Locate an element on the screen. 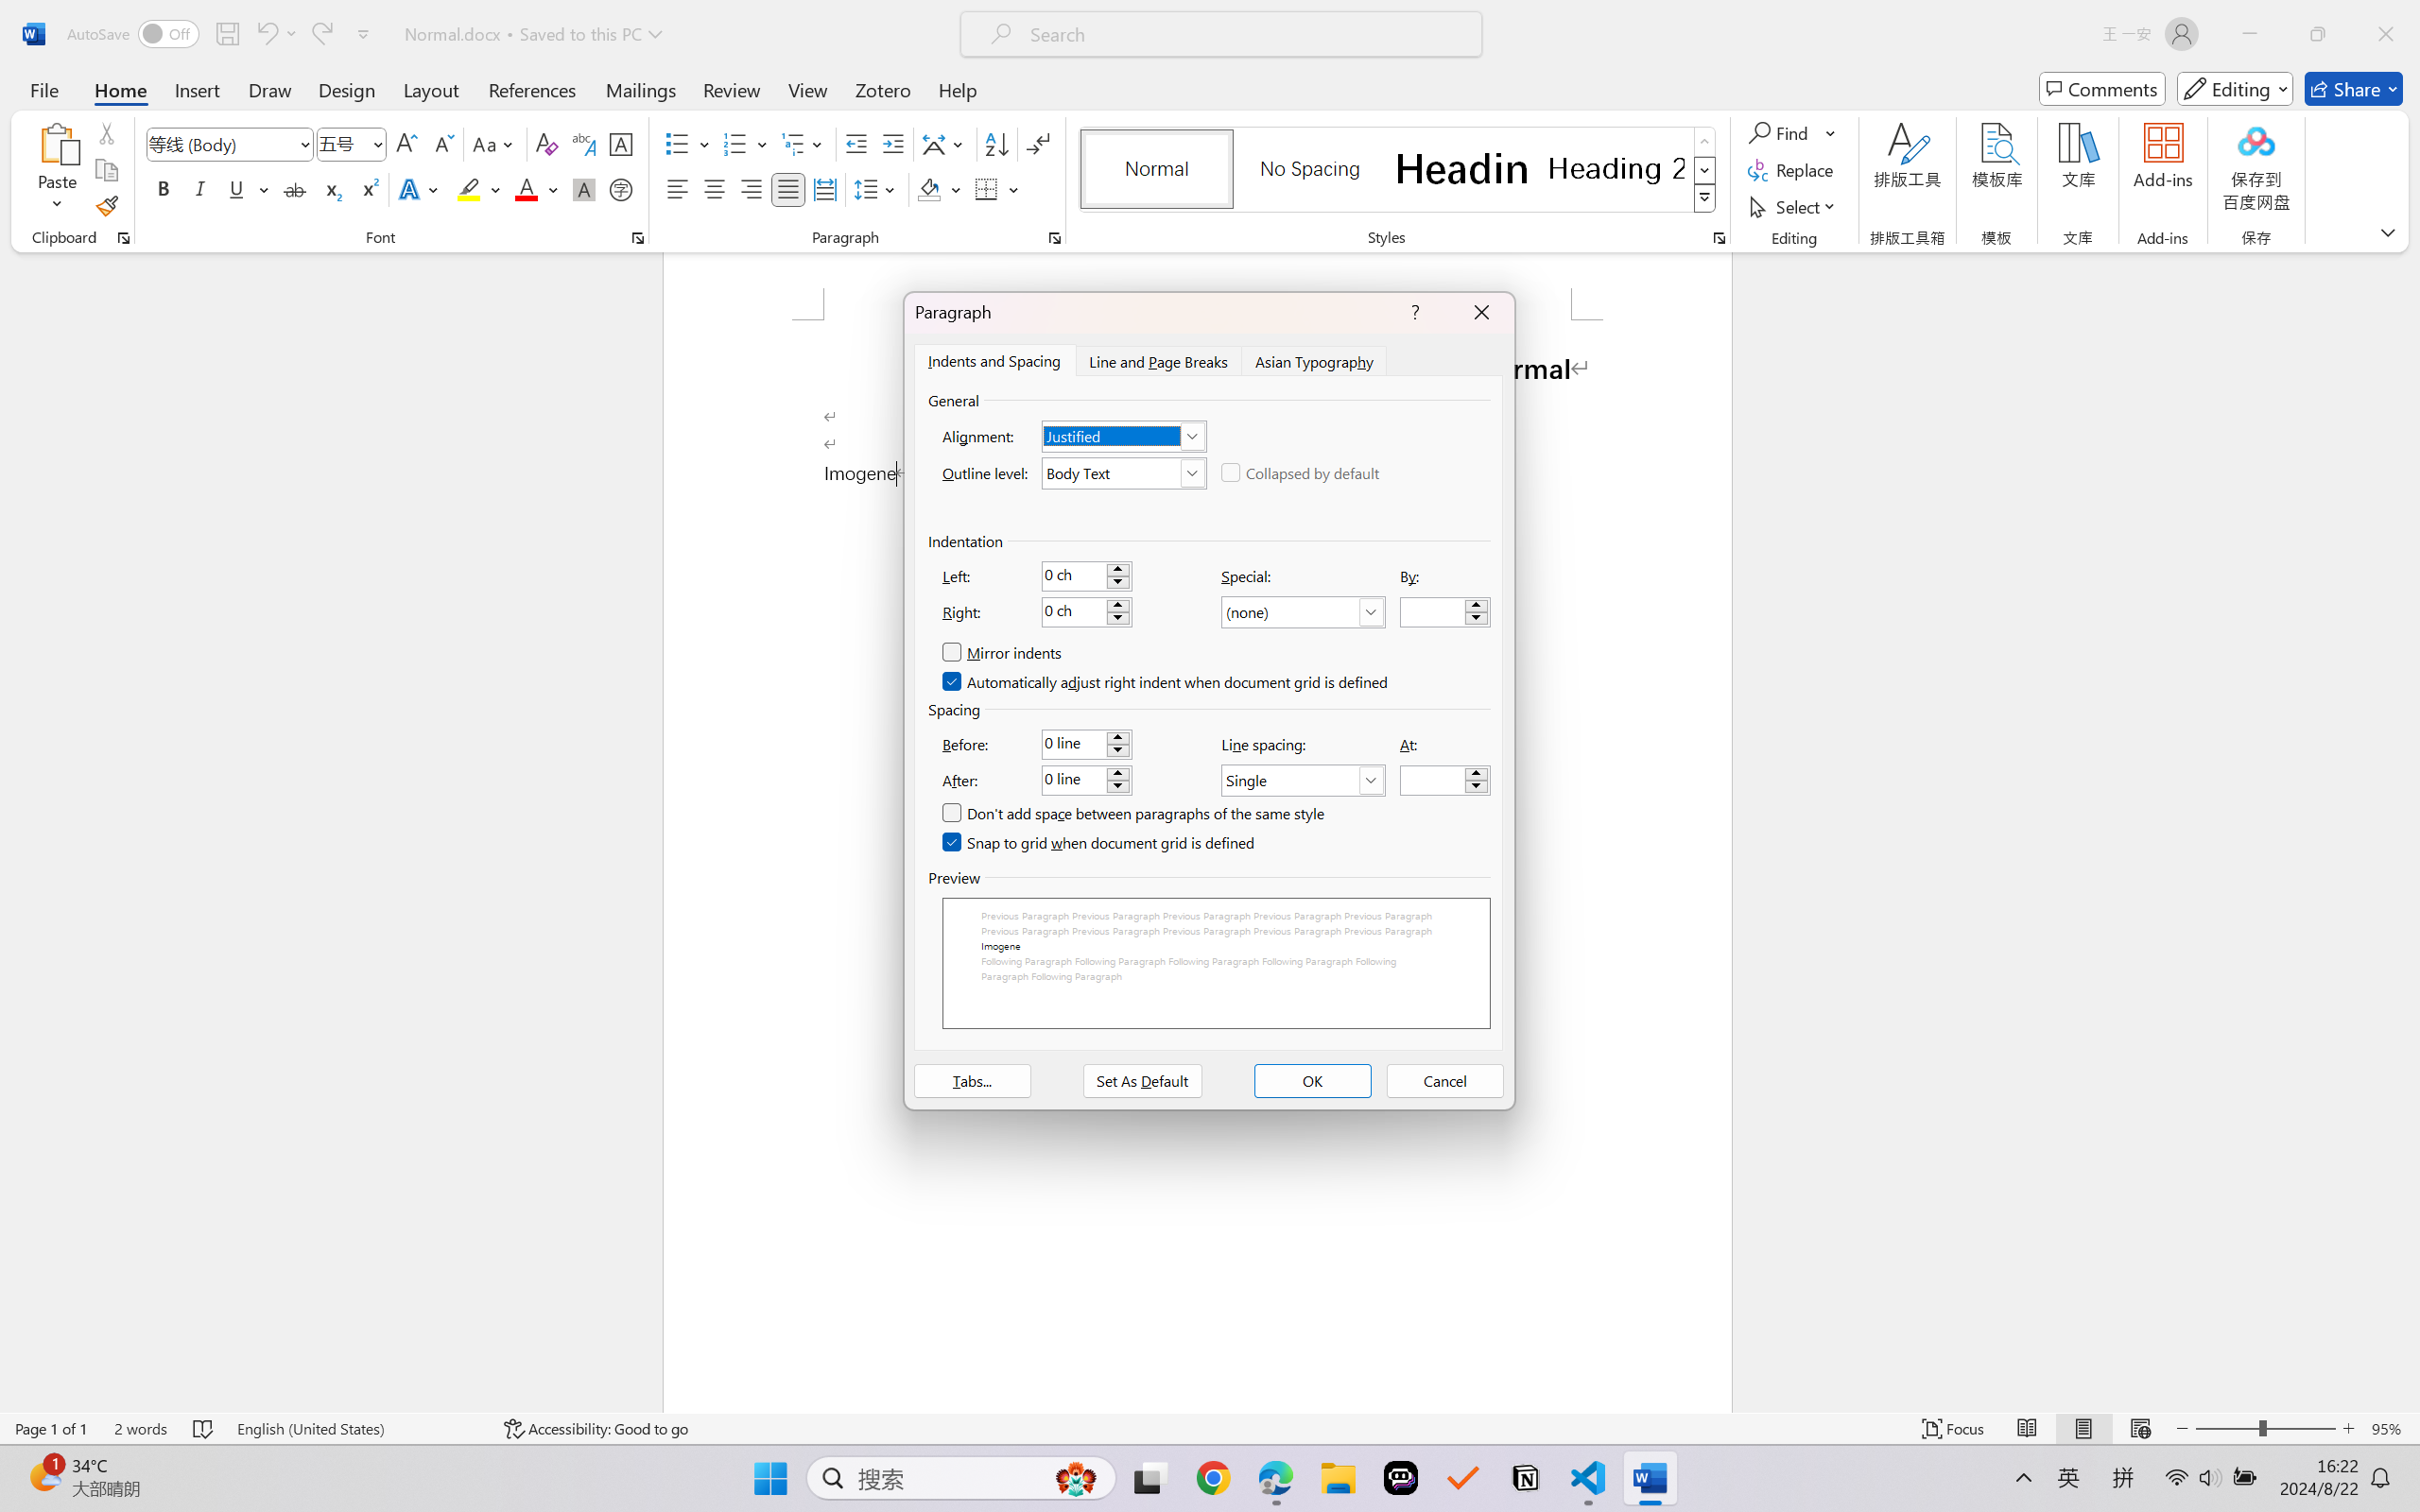 This screenshot has width=2420, height=1512. 'Help' is located at coordinates (956, 88).